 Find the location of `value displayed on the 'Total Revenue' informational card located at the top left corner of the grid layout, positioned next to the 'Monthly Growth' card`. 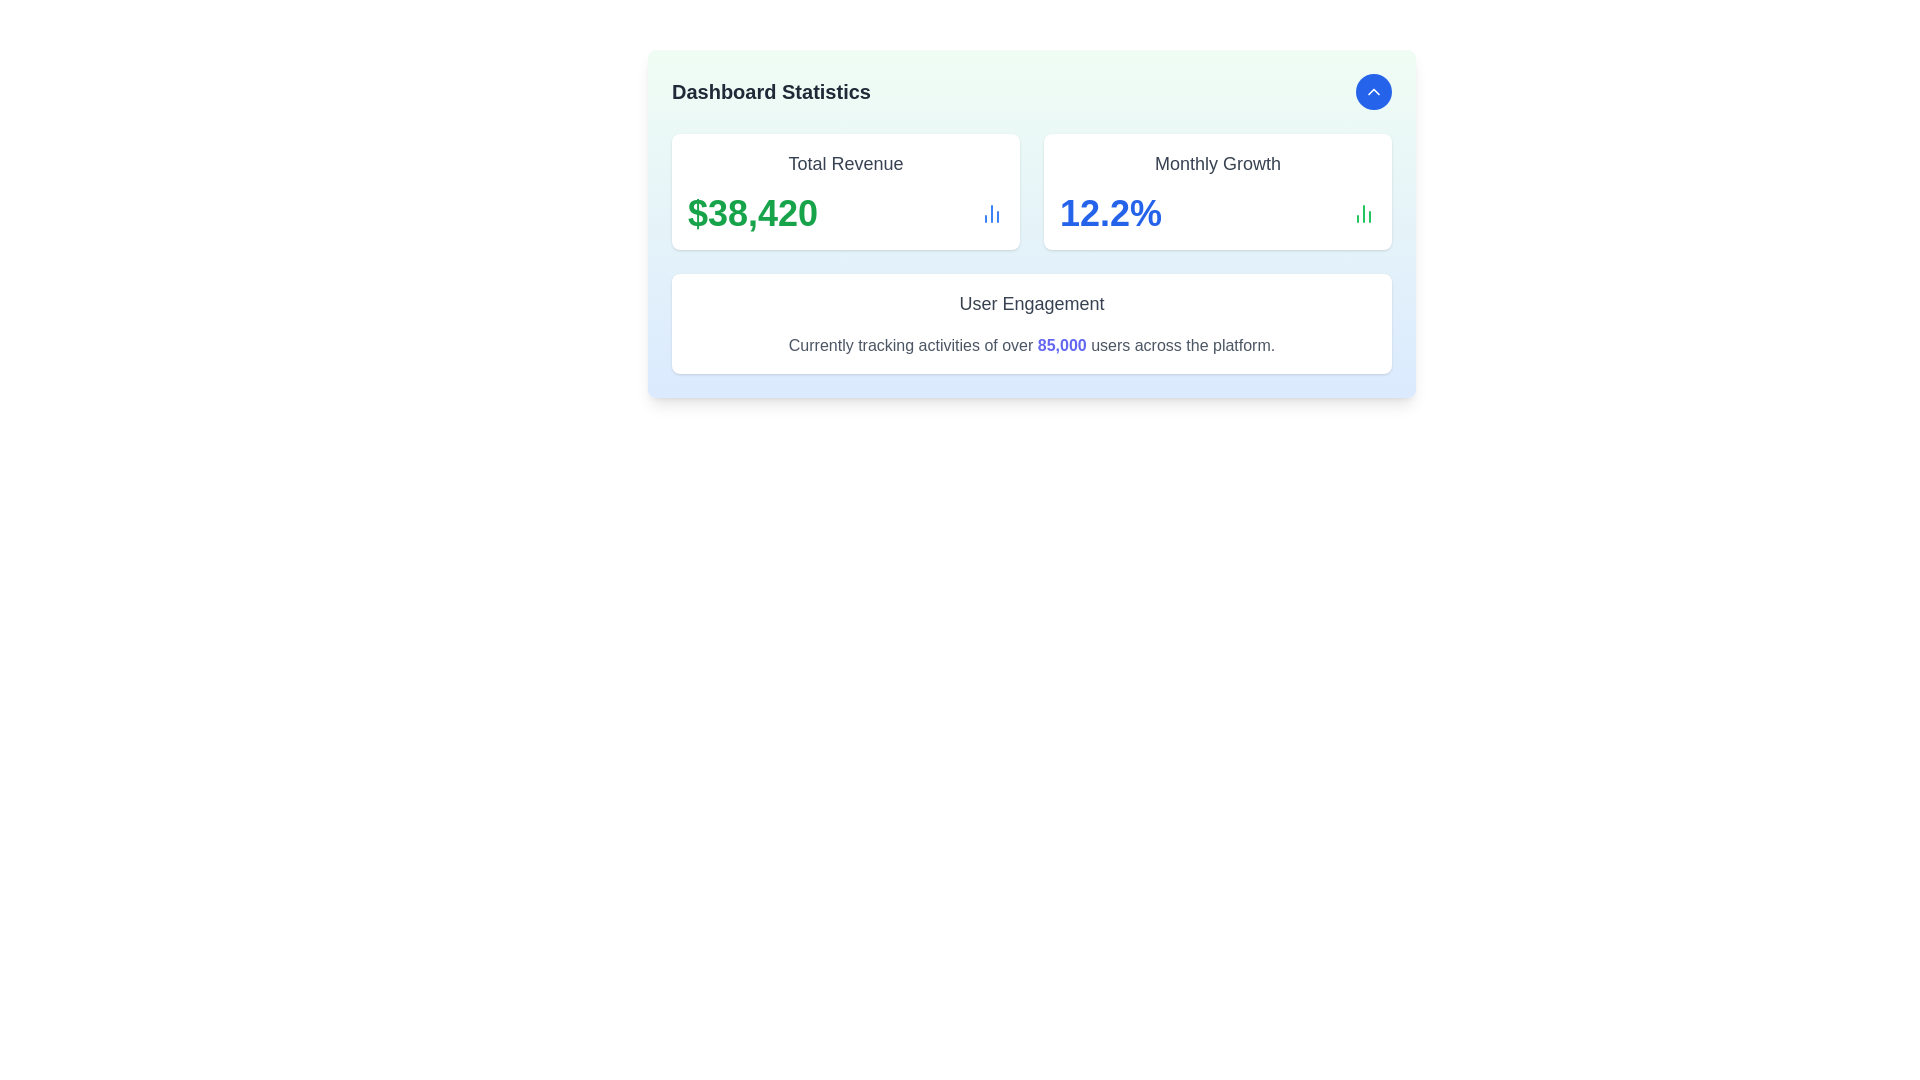

value displayed on the 'Total Revenue' informational card located at the top left corner of the grid layout, positioned next to the 'Monthly Growth' card is located at coordinates (845, 192).